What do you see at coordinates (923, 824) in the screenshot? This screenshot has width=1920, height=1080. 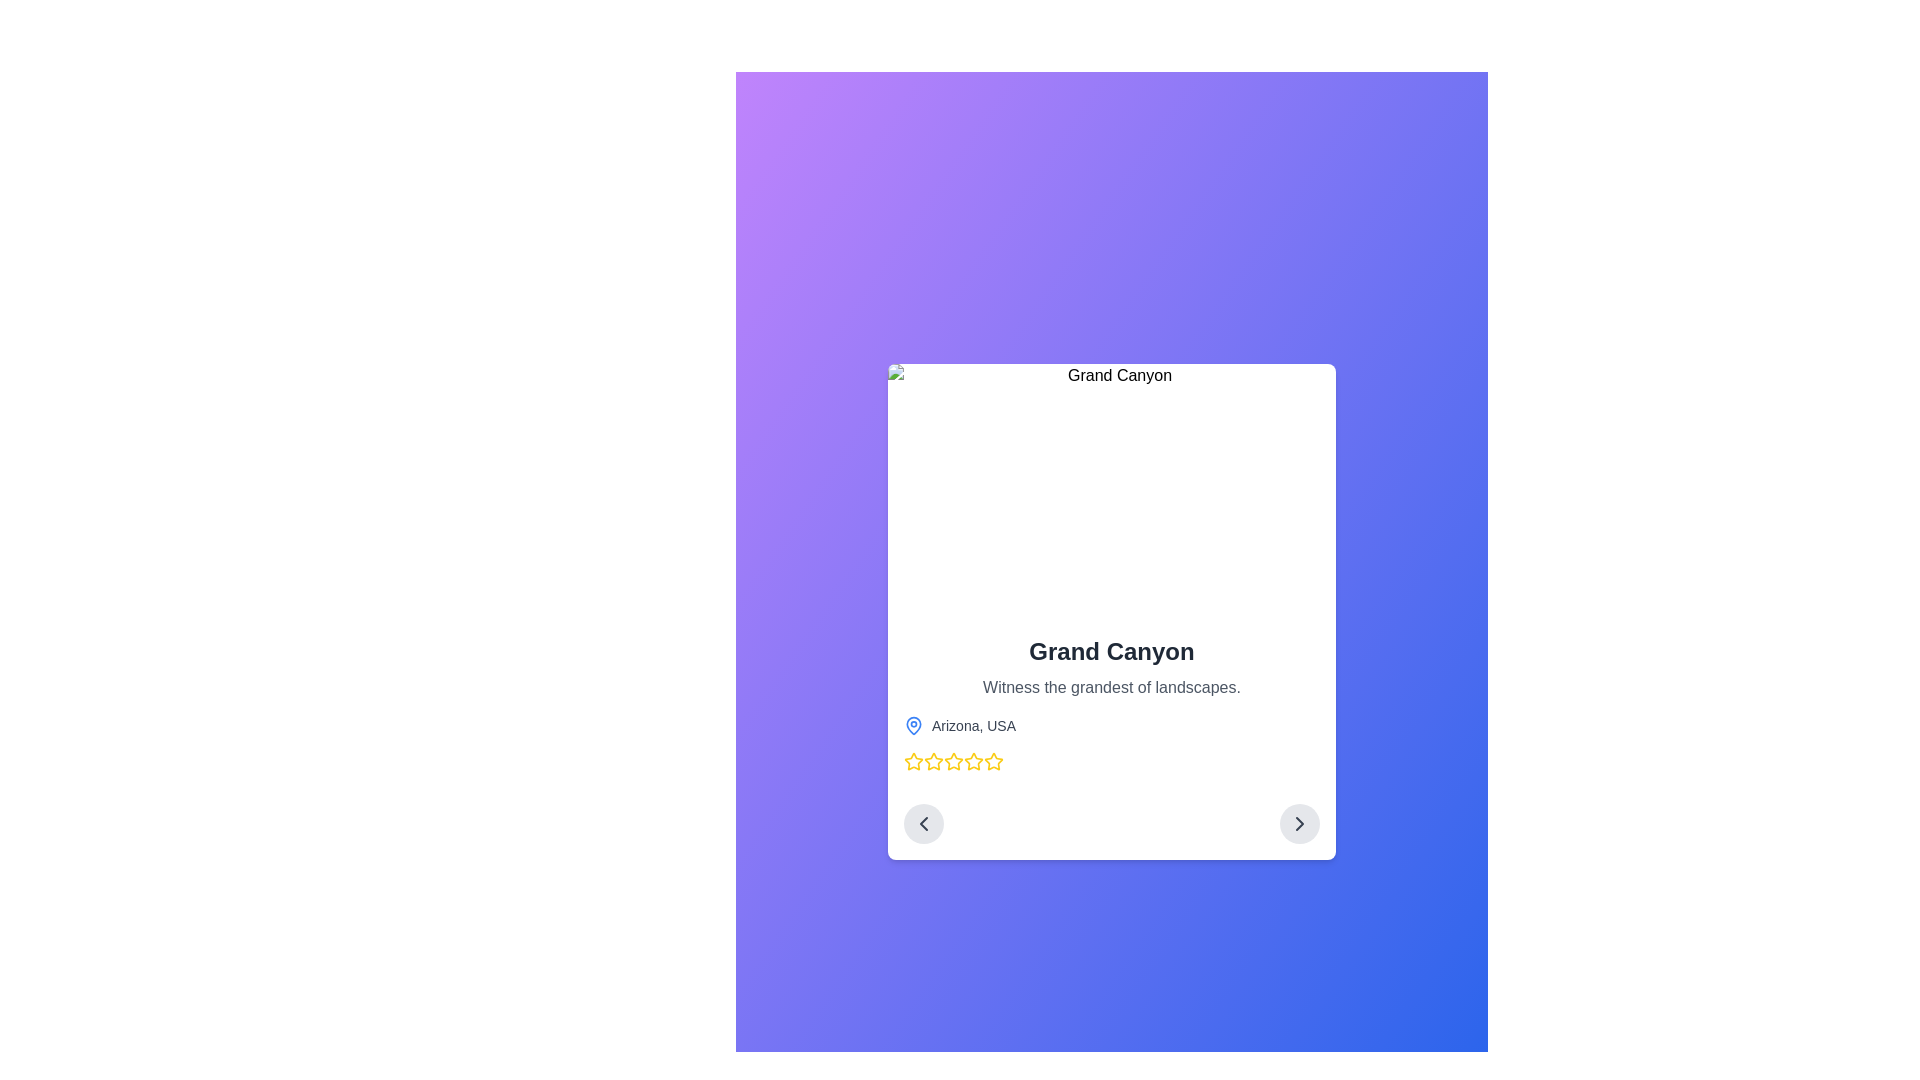 I see `the left chevron icon located within the leftward circular button beneath the main content, which is part of the left navigation control` at bounding box center [923, 824].